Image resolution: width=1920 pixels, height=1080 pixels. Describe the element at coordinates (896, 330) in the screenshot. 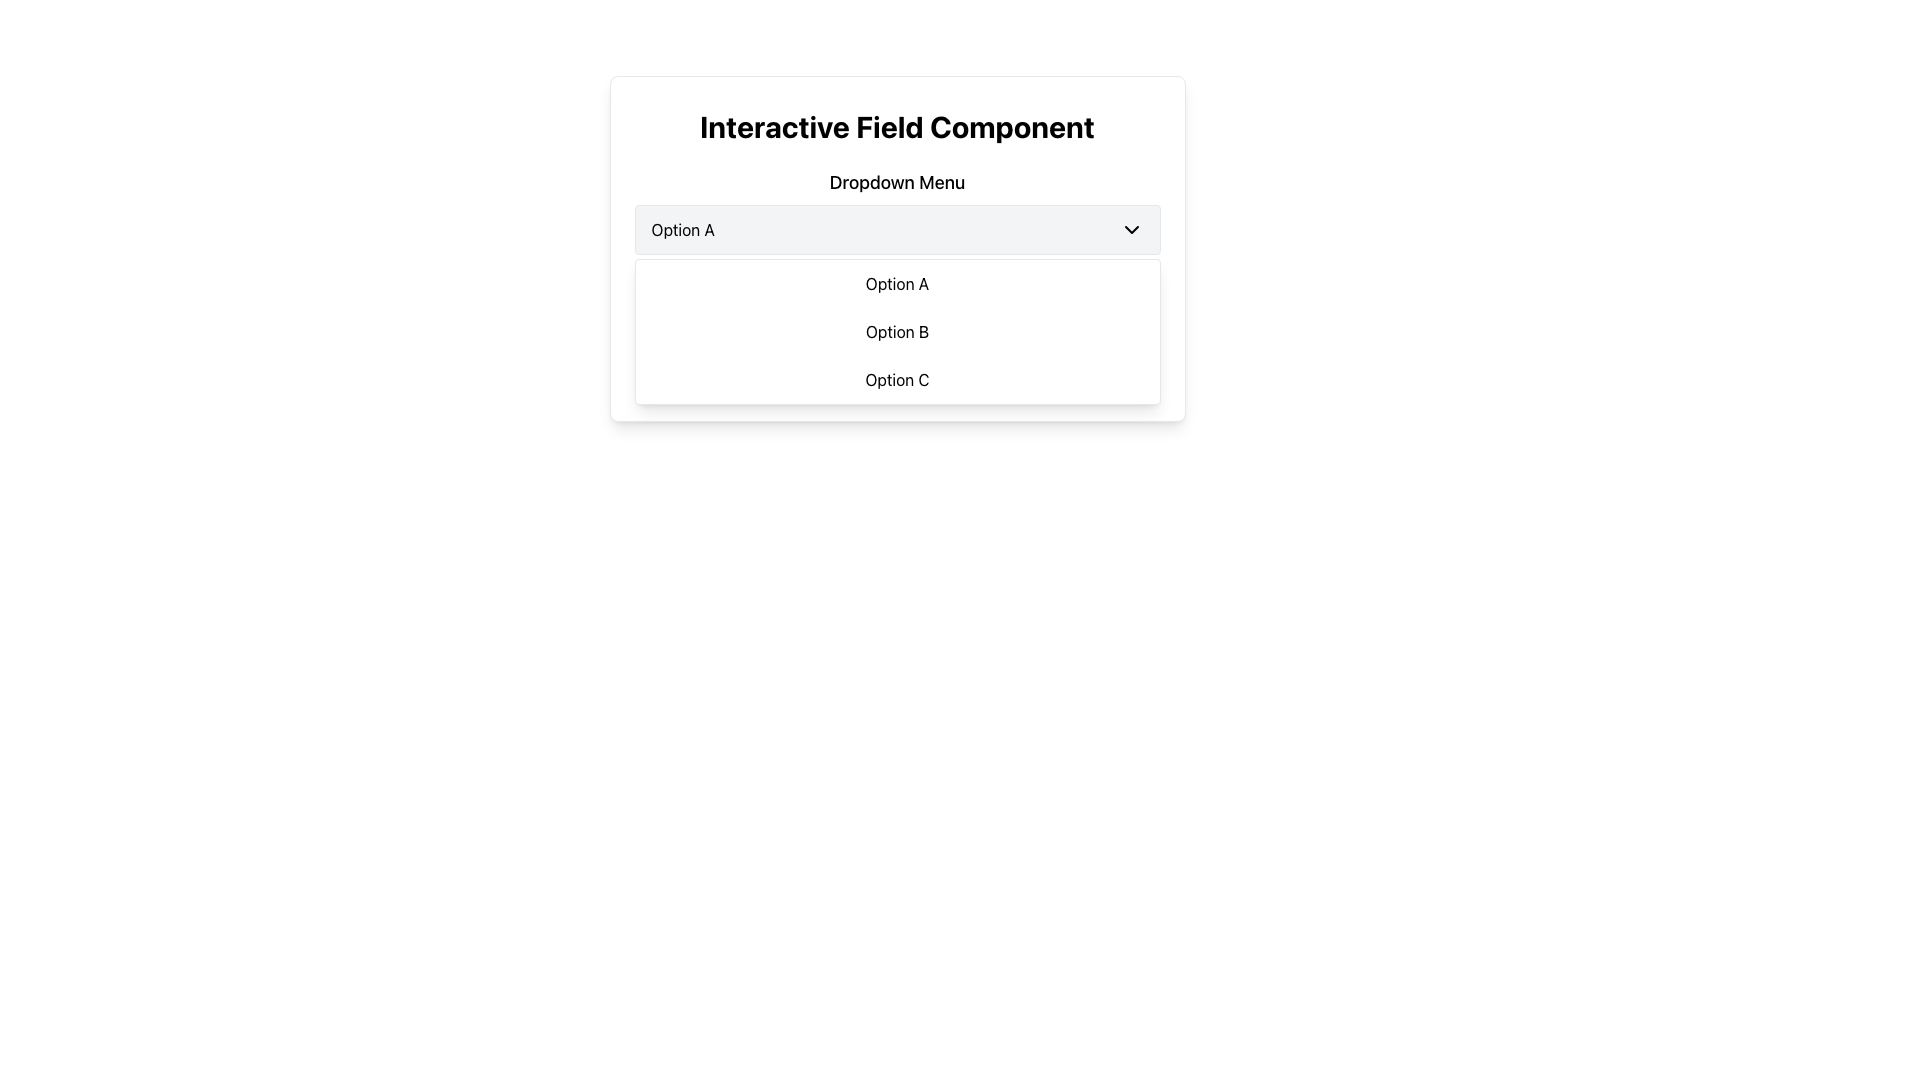

I see `the second item in the dropdown menu` at that location.